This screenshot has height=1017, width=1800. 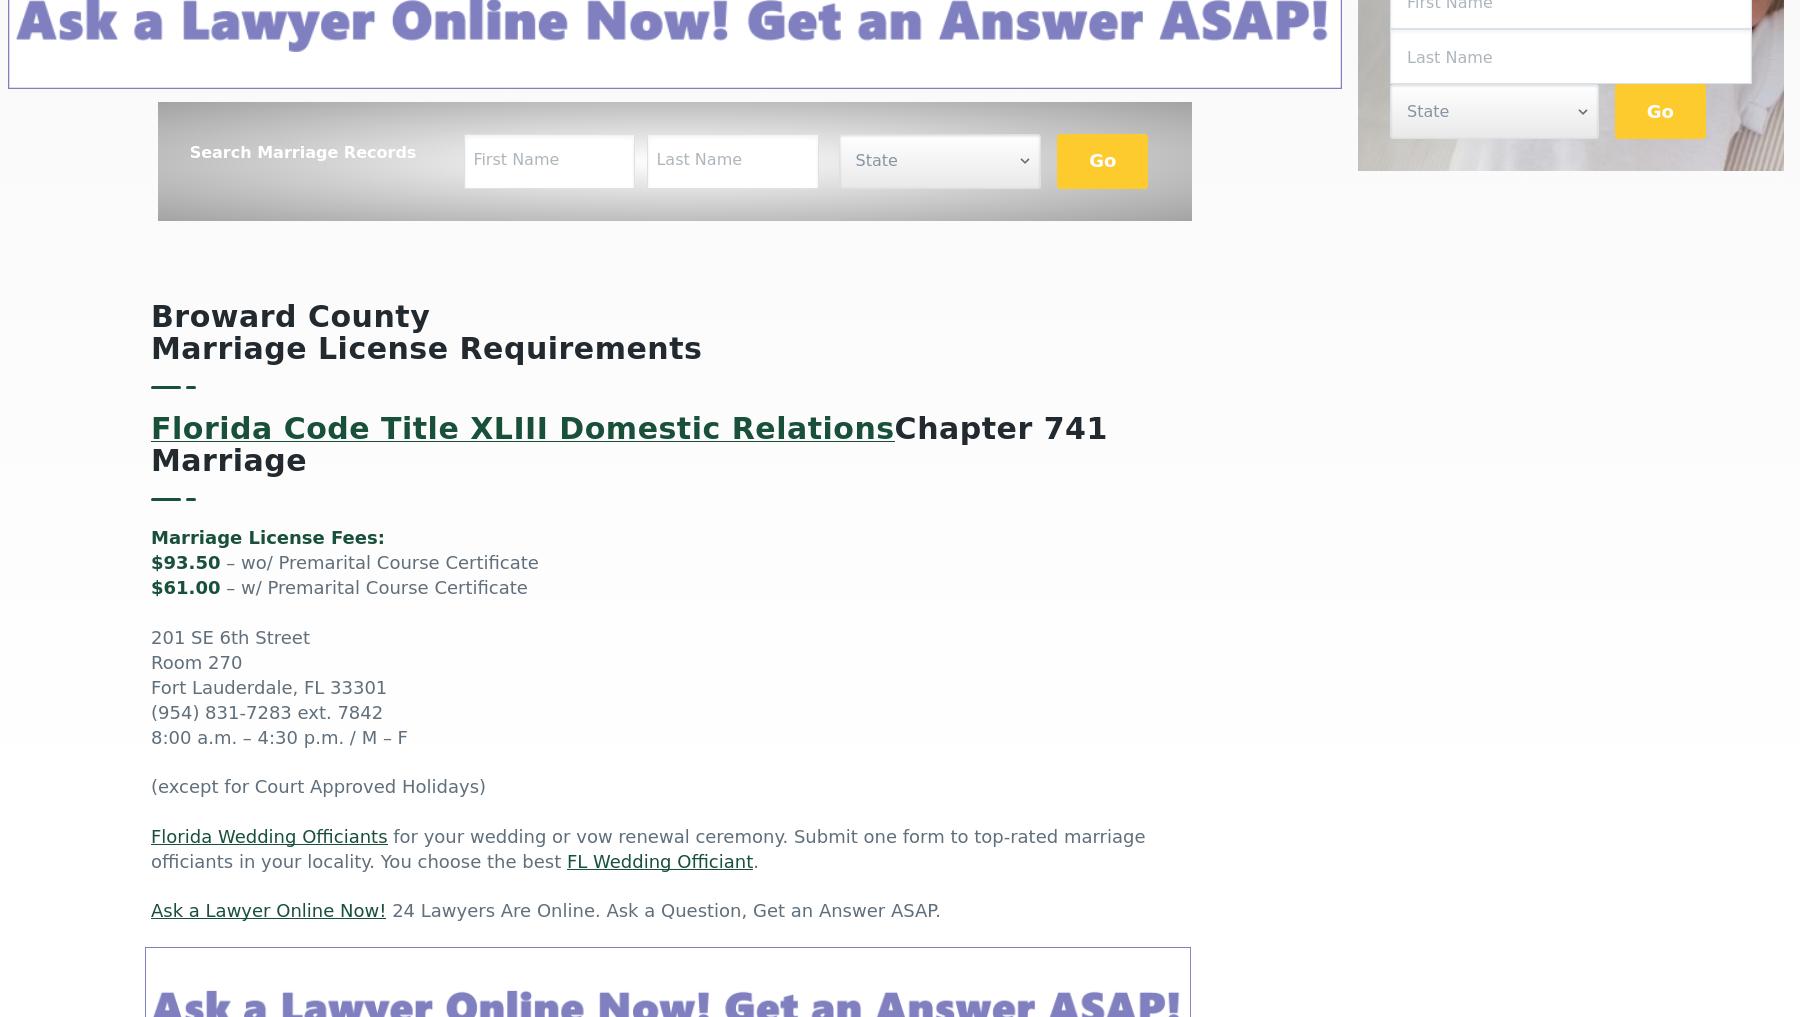 I want to click on 'Marriage License Requirements', so click(x=426, y=349).